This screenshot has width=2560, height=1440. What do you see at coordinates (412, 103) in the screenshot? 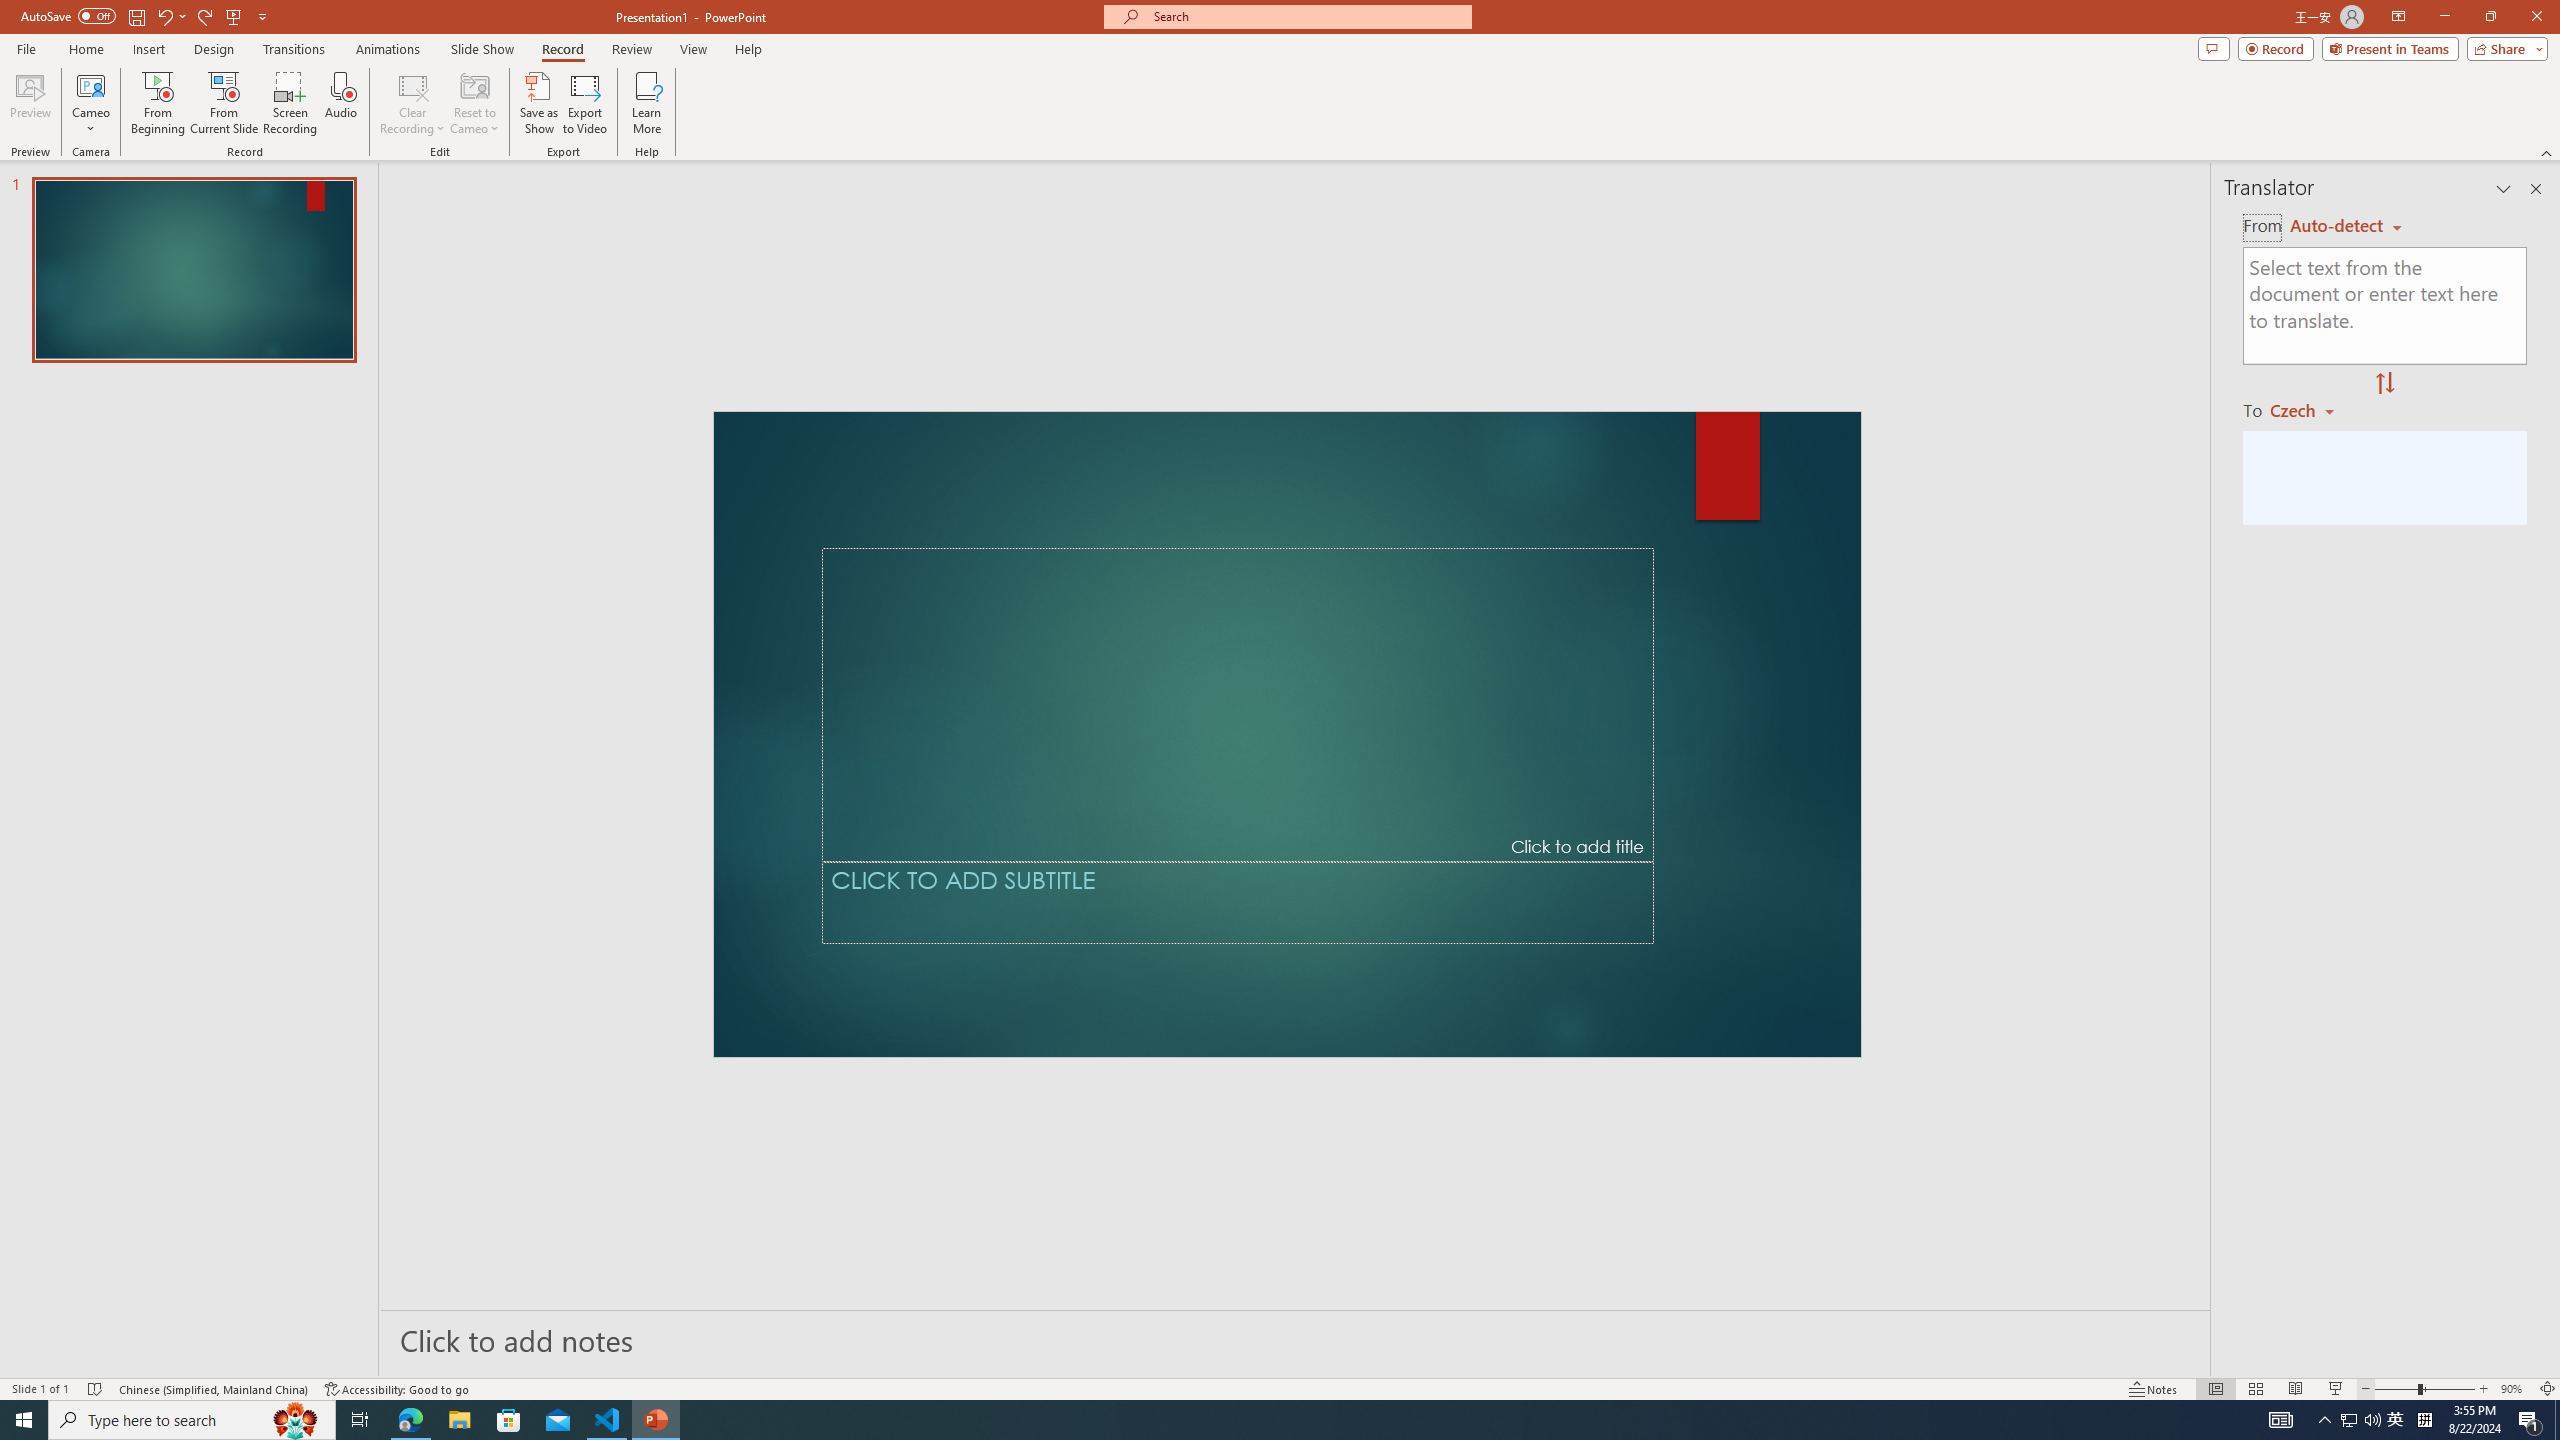
I see `'Clear Recording'` at bounding box center [412, 103].